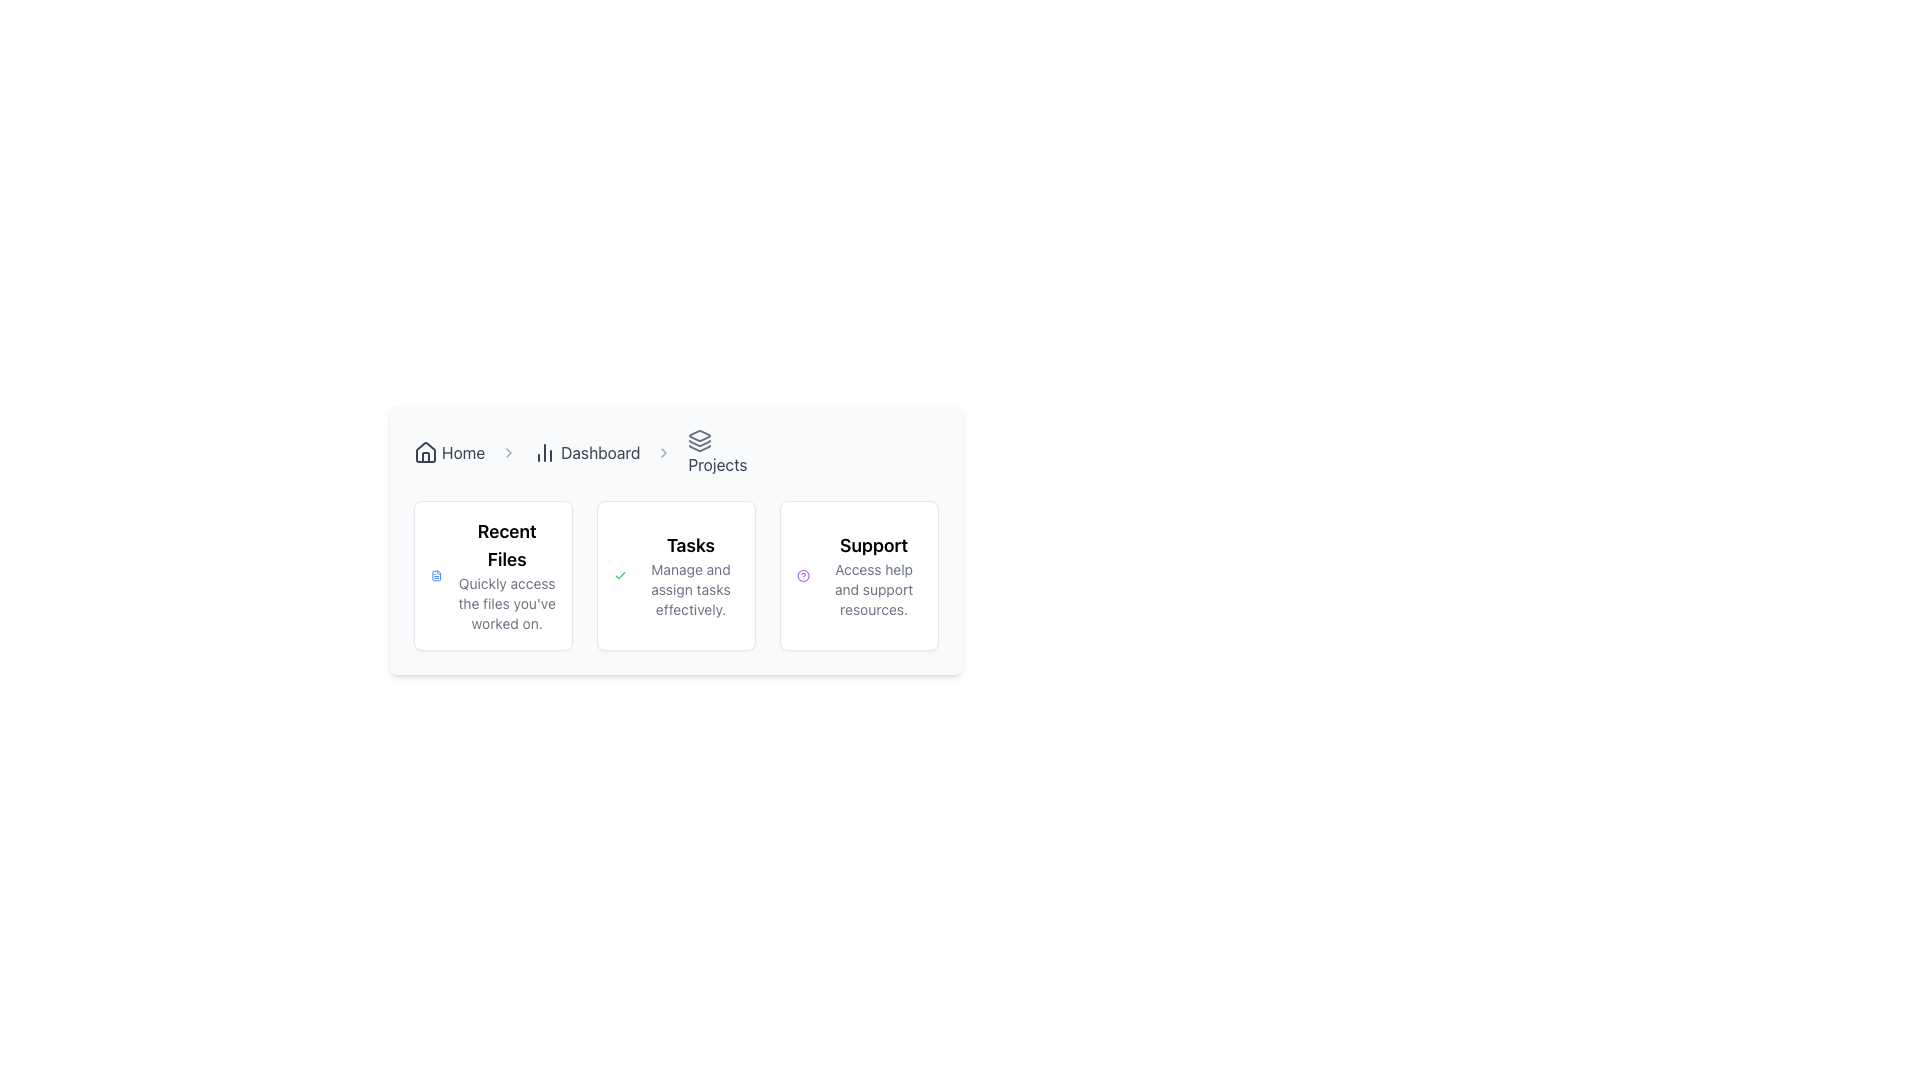  I want to click on the 'Recent Files' text block element, which features a bold heading and a lighter description, so click(507, 575).